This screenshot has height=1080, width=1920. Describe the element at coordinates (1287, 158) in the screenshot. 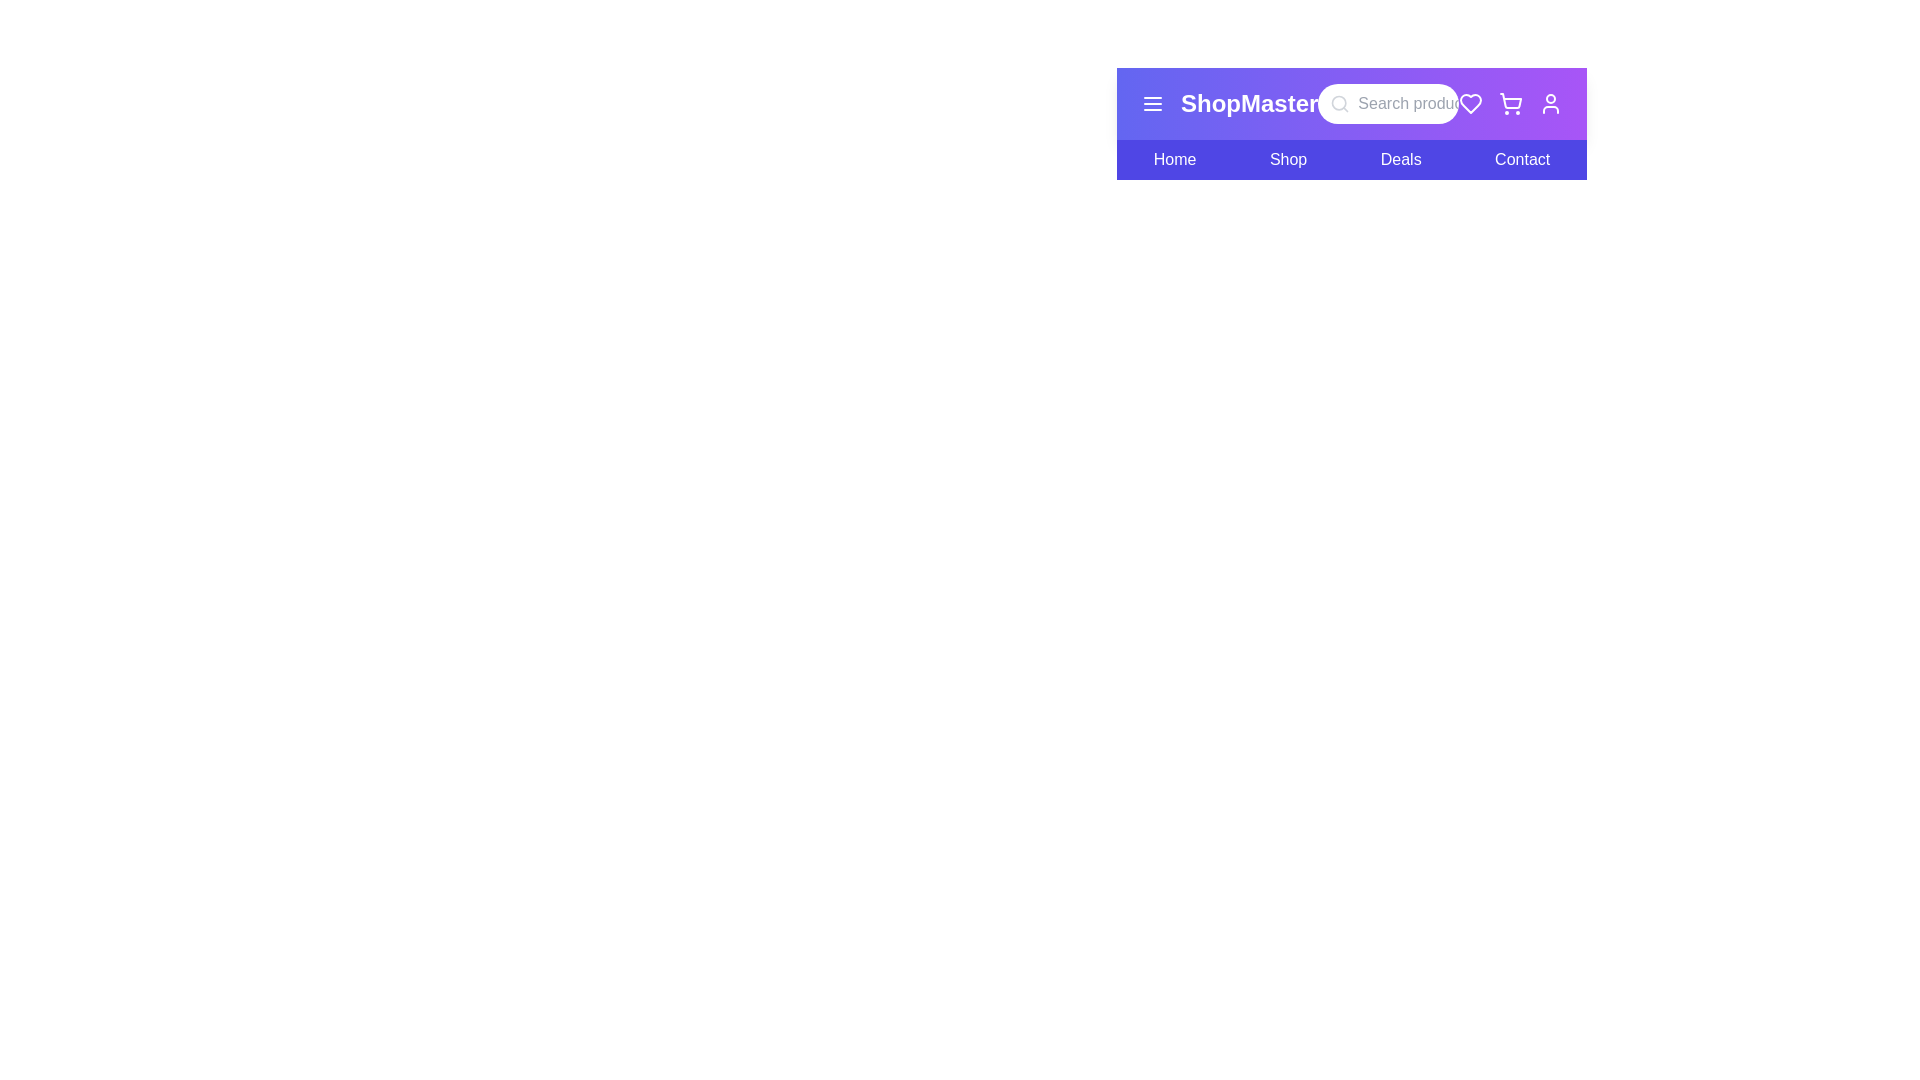

I see `the Shop menu item in the navigation bar` at that location.